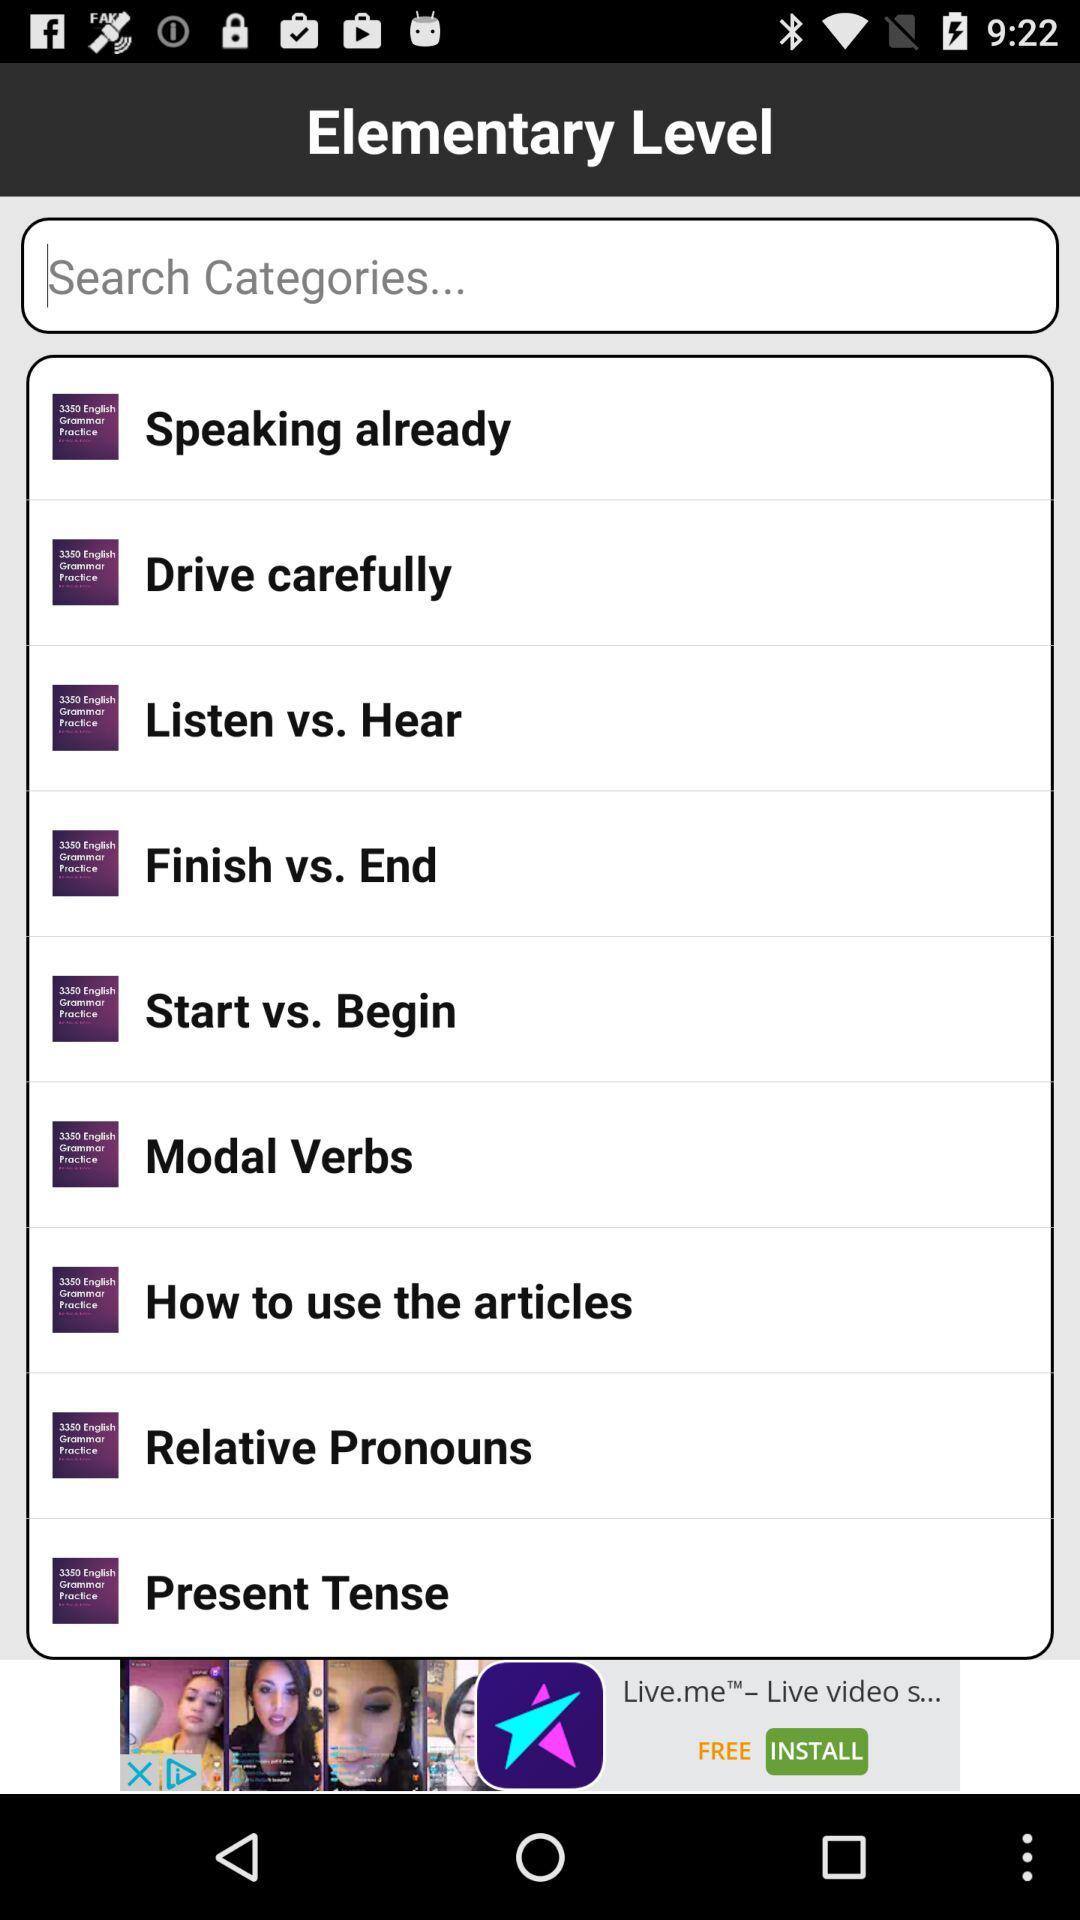  Describe the element at coordinates (540, 274) in the screenshot. I see `search box for categories` at that location.